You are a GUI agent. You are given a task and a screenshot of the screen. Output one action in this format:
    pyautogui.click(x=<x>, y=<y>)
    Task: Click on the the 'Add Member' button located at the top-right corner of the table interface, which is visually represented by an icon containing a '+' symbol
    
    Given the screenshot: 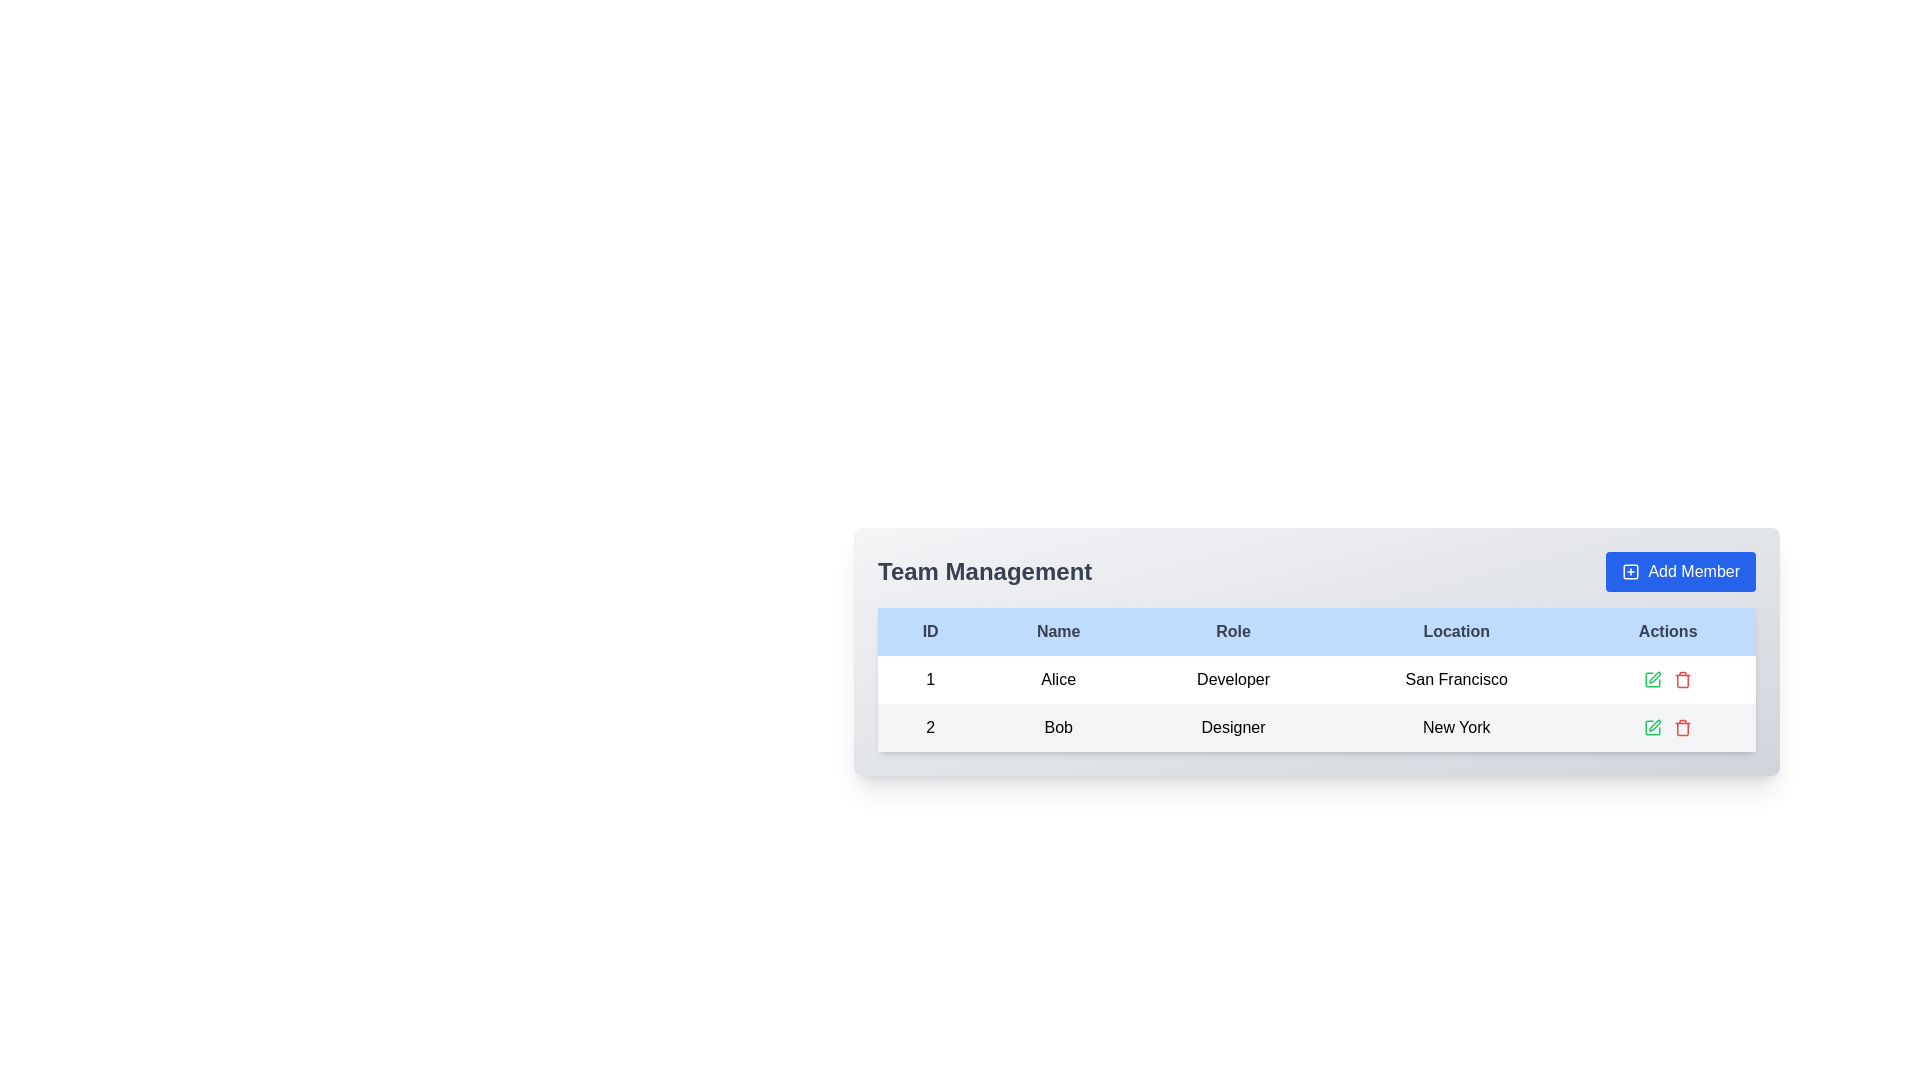 What is the action you would take?
    pyautogui.click(x=1631, y=571)
    